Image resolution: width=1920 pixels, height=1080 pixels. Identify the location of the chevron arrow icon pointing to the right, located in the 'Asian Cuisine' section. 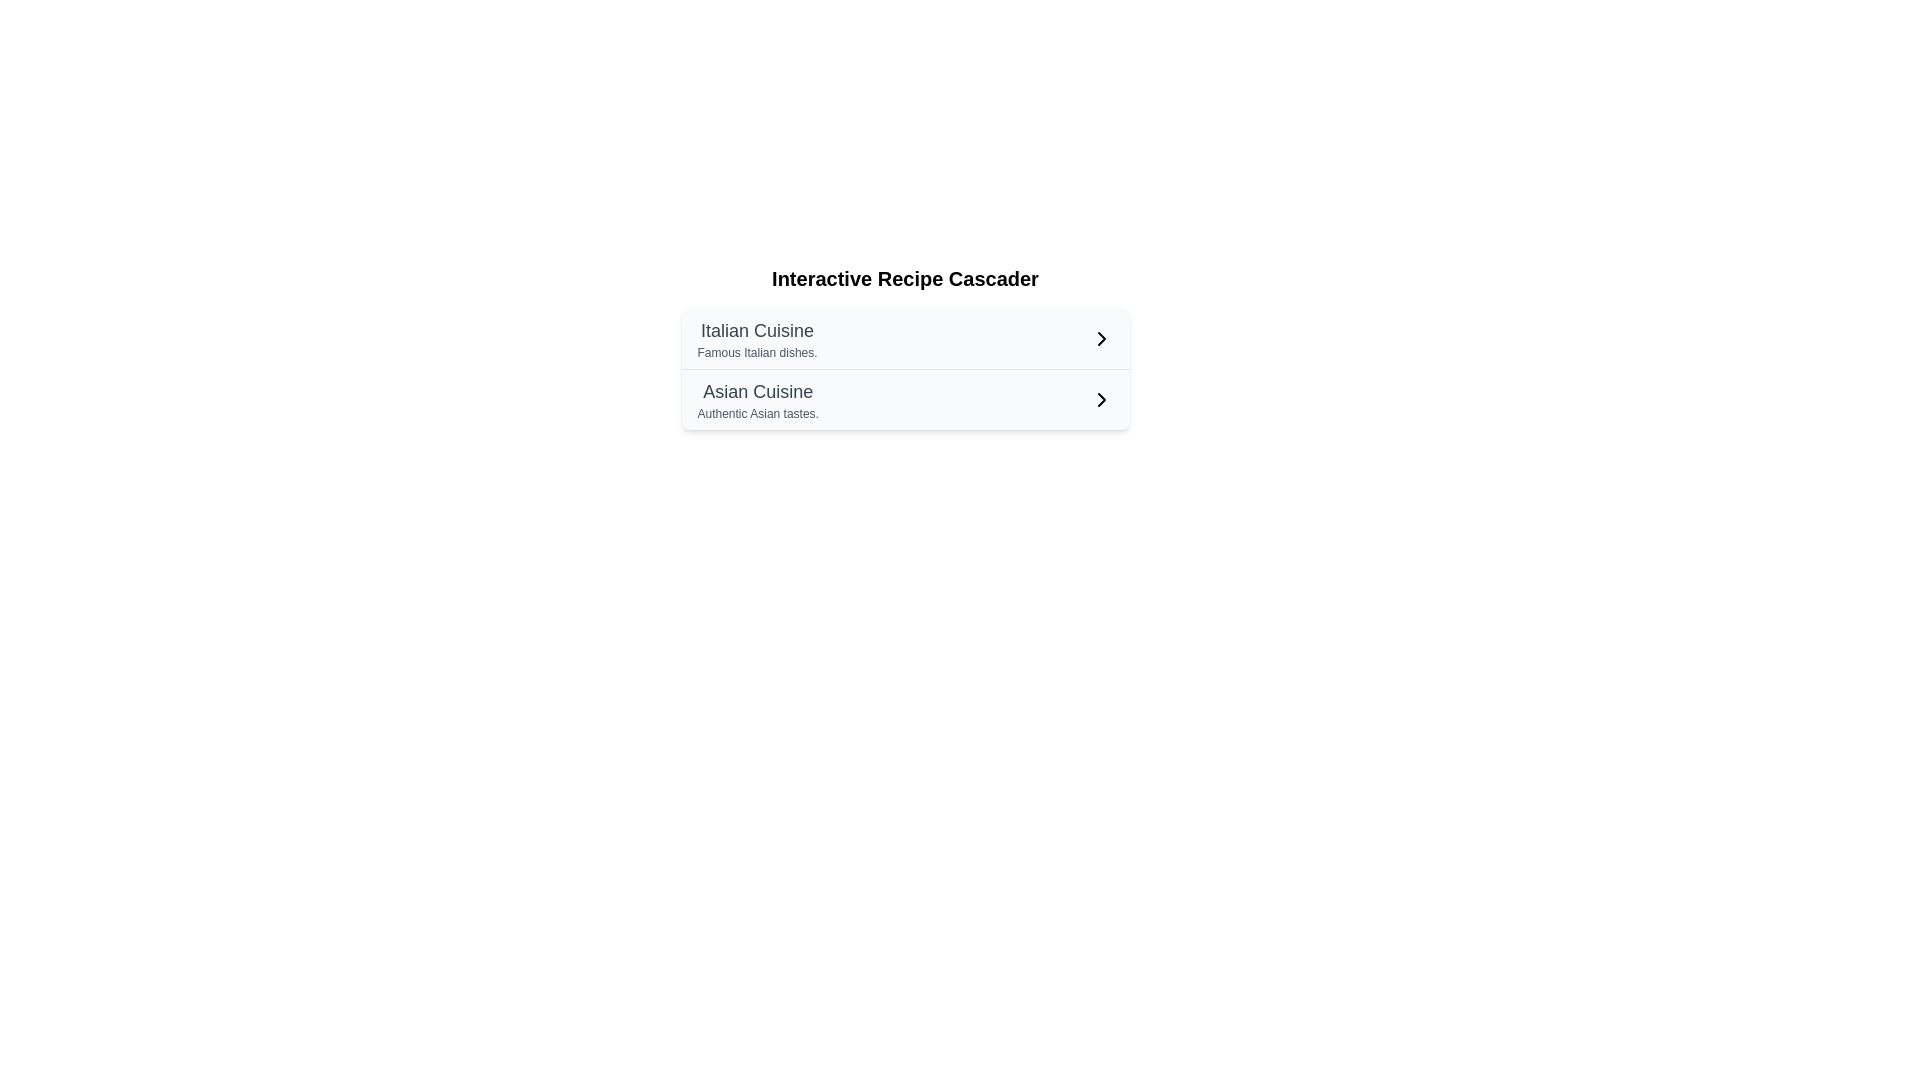
(1100, 400).